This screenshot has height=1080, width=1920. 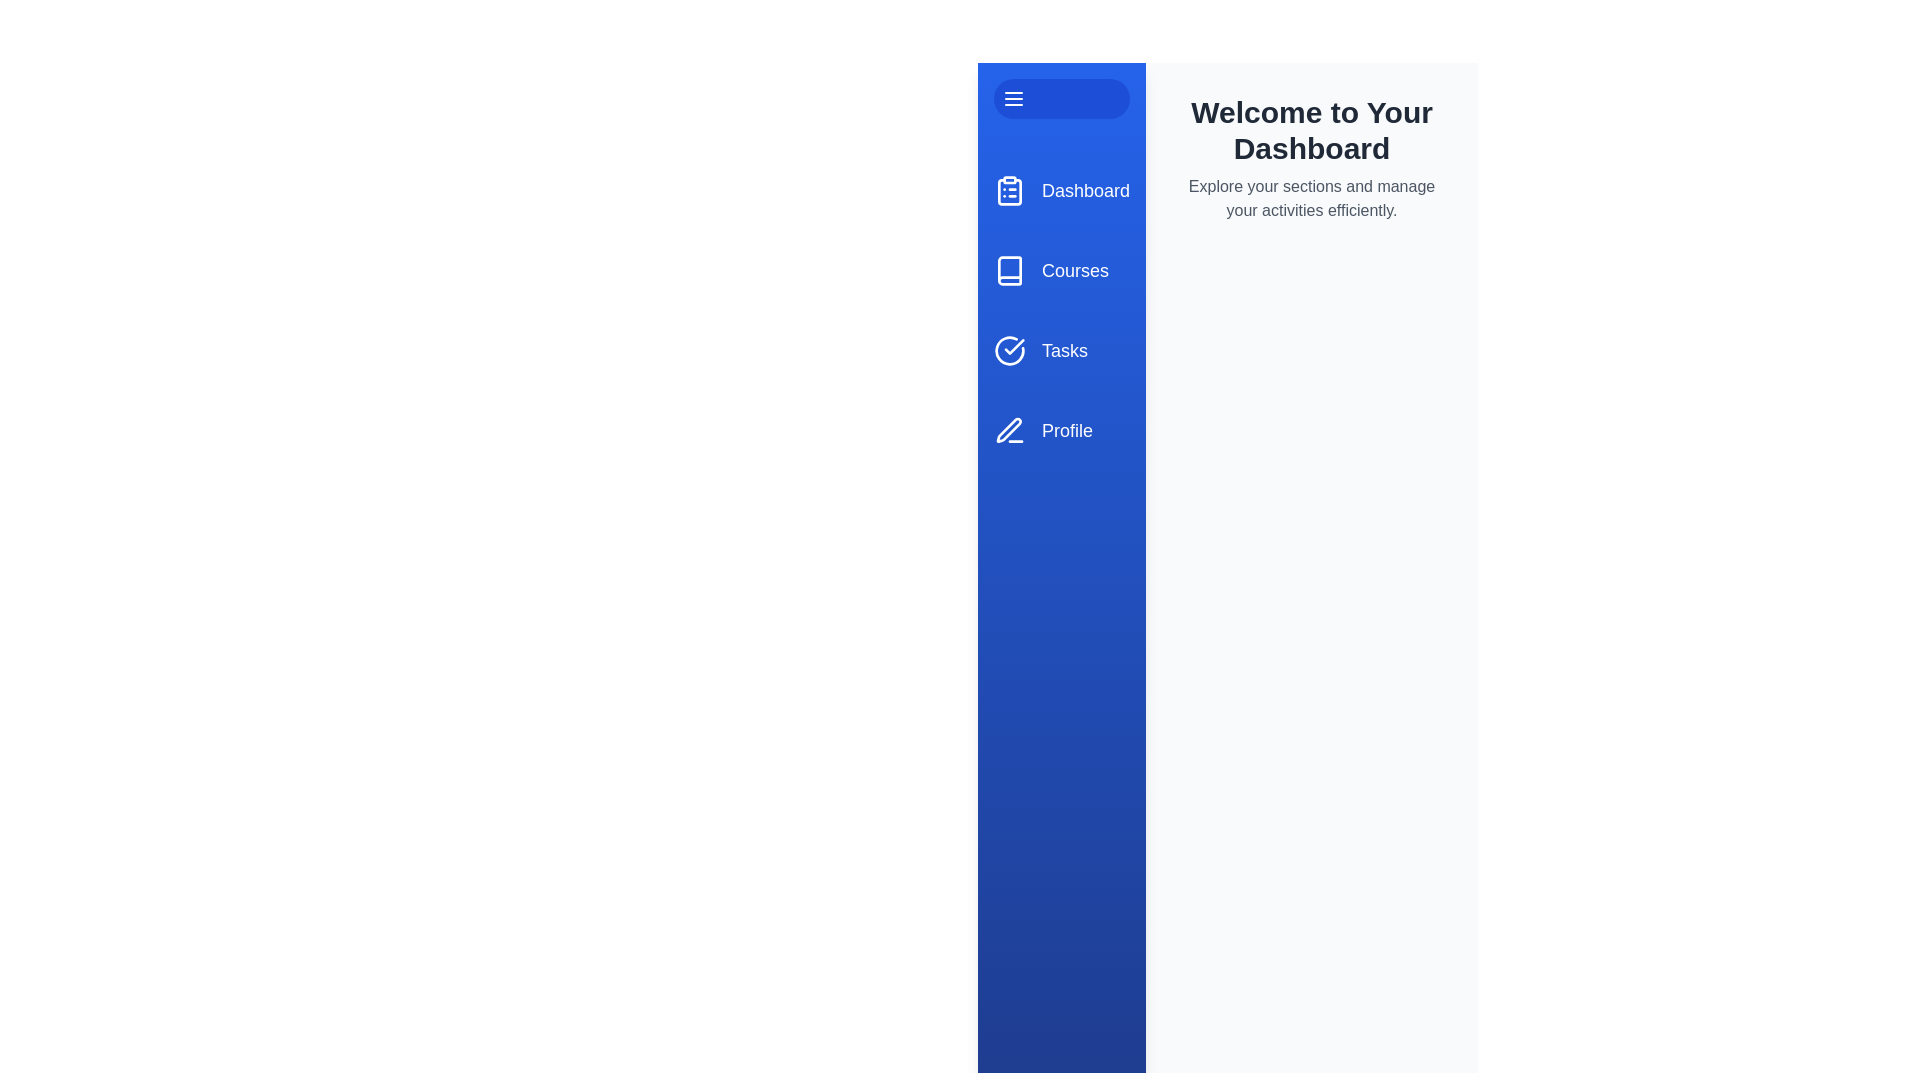 What do you see at coordinates (1060, 430) in the screenshot?
I see `the menu item labeled Profile to navigate` at bounding box center [1060, 430].